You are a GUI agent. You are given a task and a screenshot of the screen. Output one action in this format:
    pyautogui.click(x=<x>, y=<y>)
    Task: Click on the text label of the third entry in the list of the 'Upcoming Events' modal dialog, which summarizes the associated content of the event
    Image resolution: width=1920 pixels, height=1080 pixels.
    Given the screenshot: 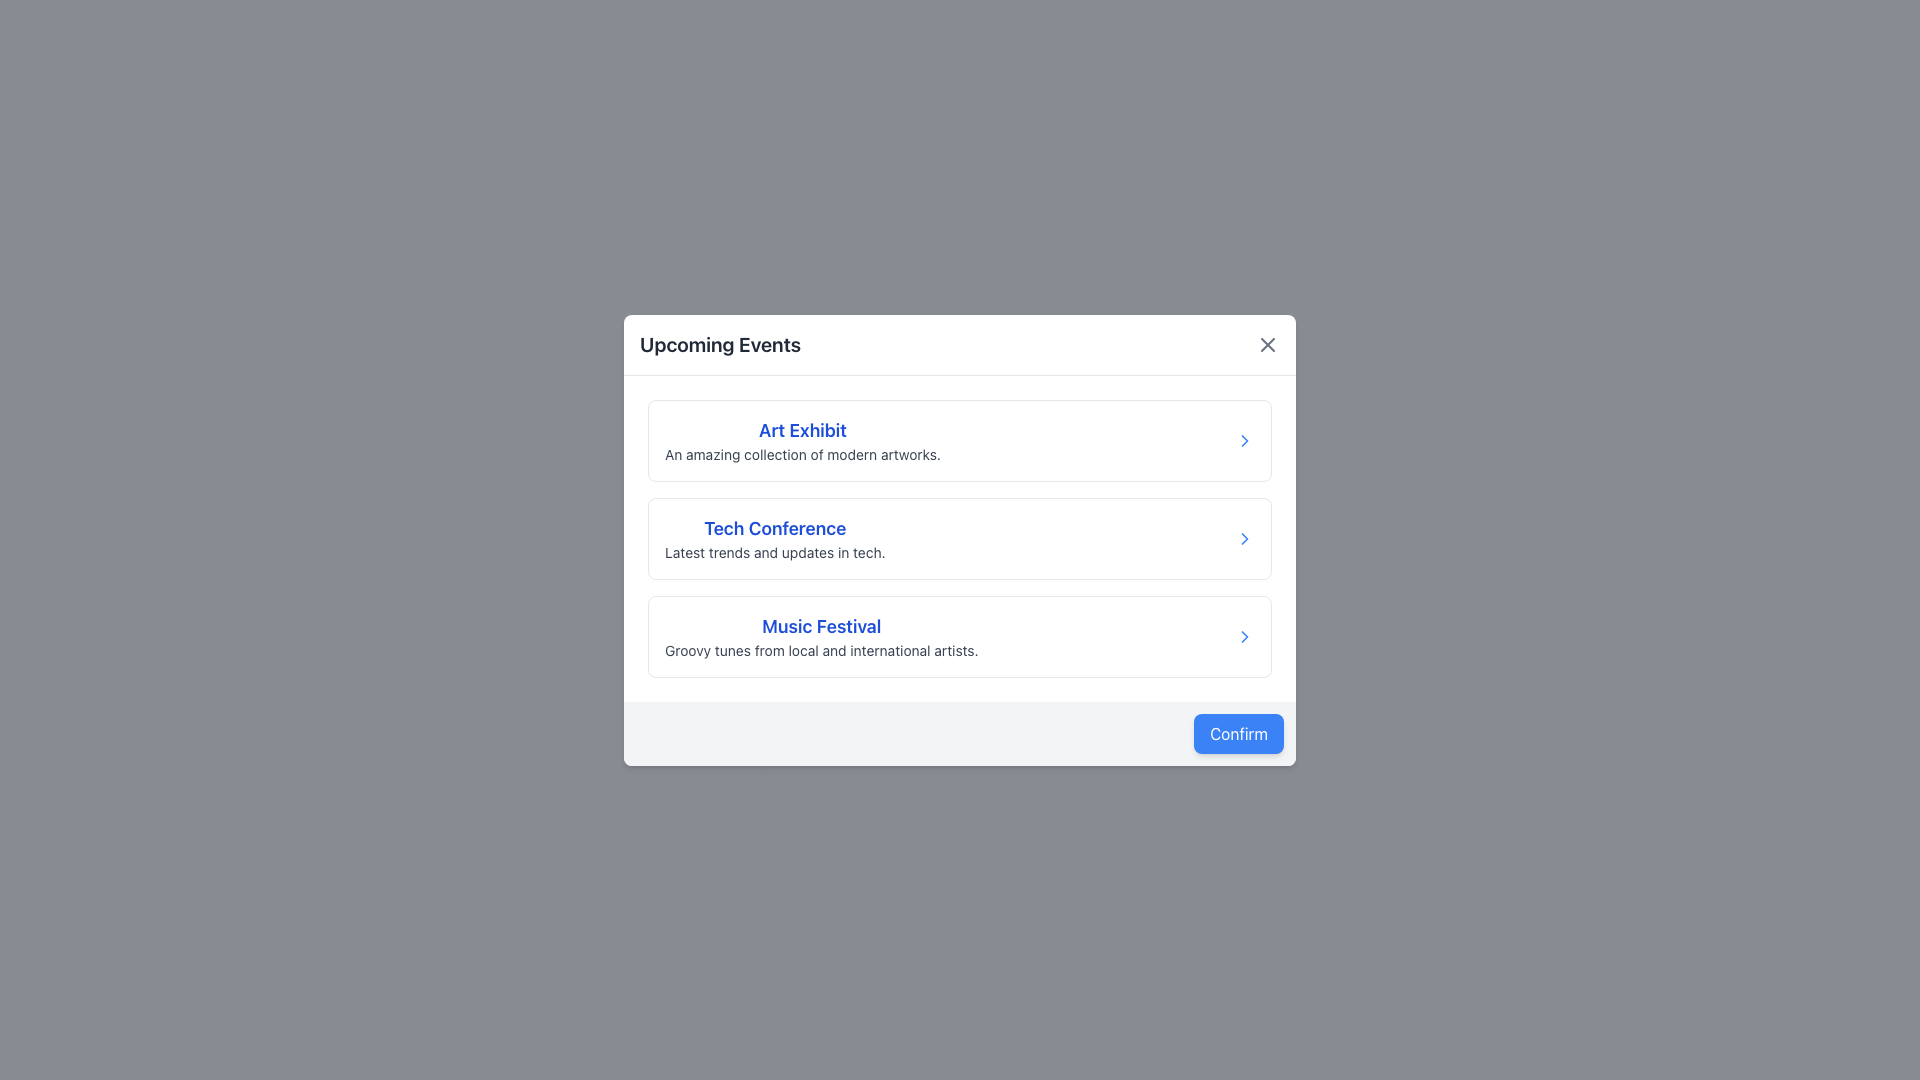 What is the action you would take?
    pyautogui.click(x=821, y=625)
    